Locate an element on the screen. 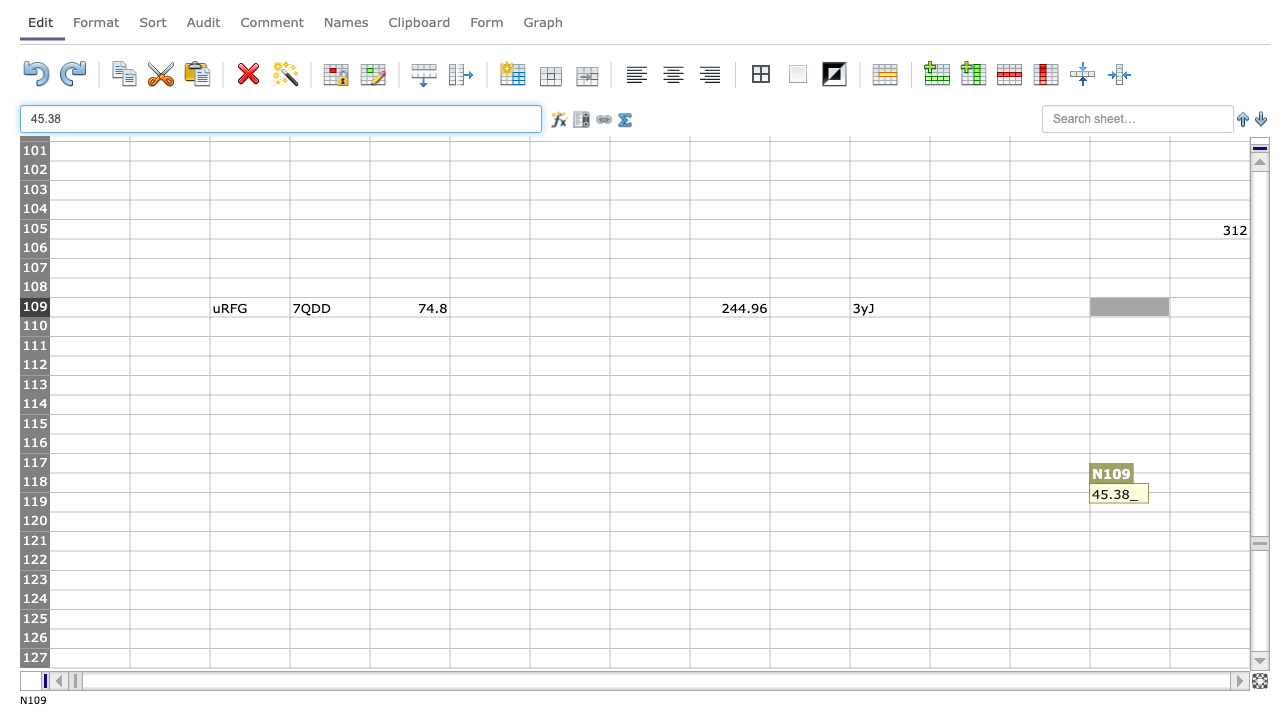 Image resolution: width=1280 pixels, height=720 pixels. Col: B, Row: 120 is located at coordinates (169, 520).